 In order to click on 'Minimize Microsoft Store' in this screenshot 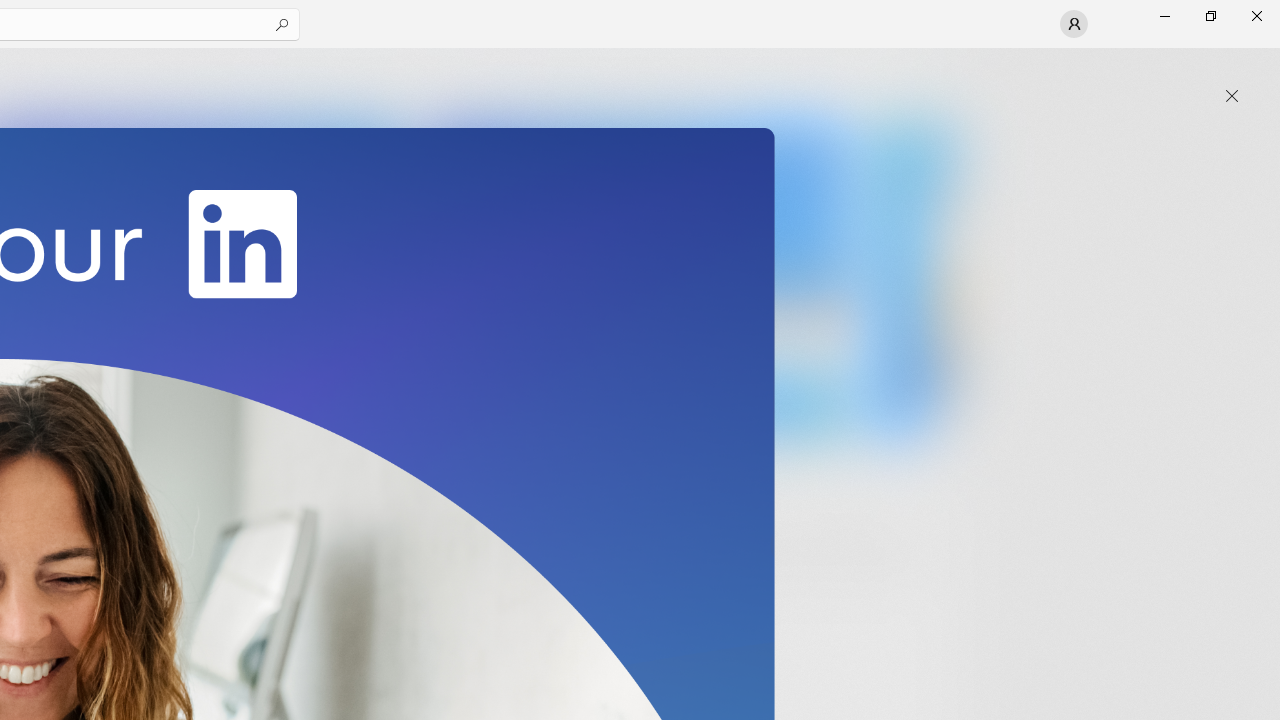, I will do `click(1164, 15)`.